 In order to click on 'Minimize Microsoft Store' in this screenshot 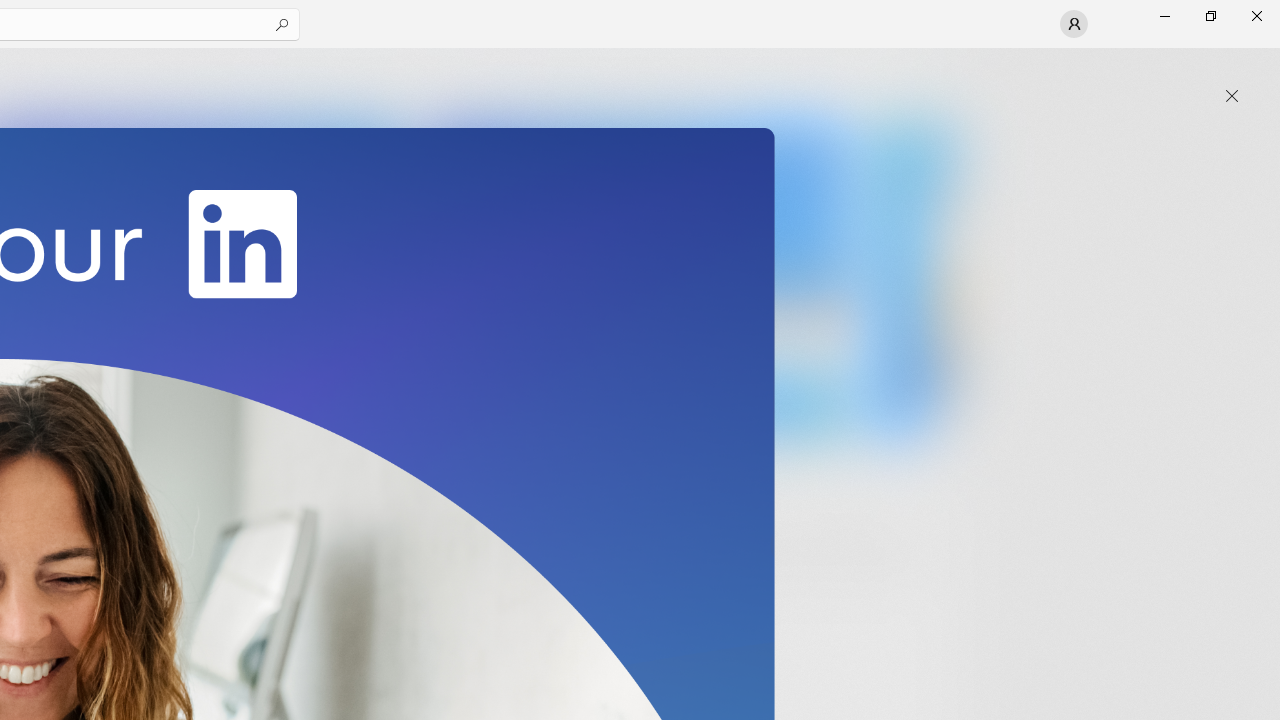, I will do `click(1164, 15)`.